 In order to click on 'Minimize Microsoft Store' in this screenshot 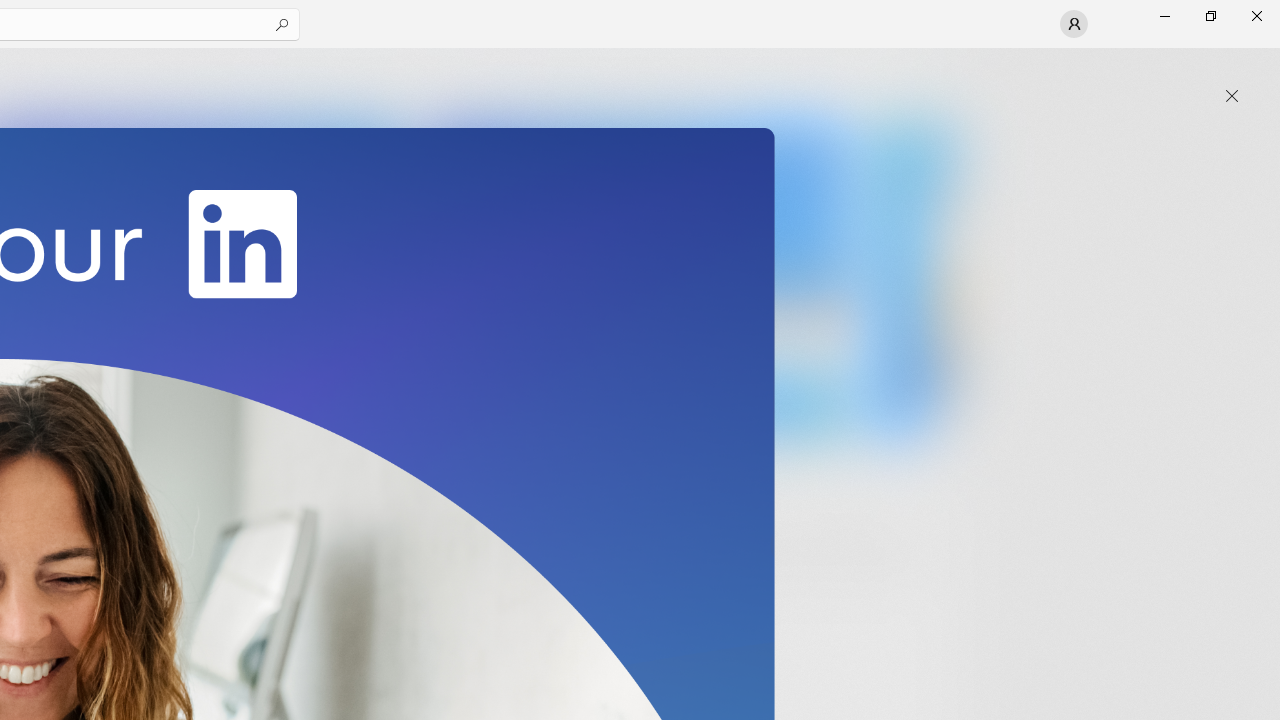, I will do `click(1164, 15)`.